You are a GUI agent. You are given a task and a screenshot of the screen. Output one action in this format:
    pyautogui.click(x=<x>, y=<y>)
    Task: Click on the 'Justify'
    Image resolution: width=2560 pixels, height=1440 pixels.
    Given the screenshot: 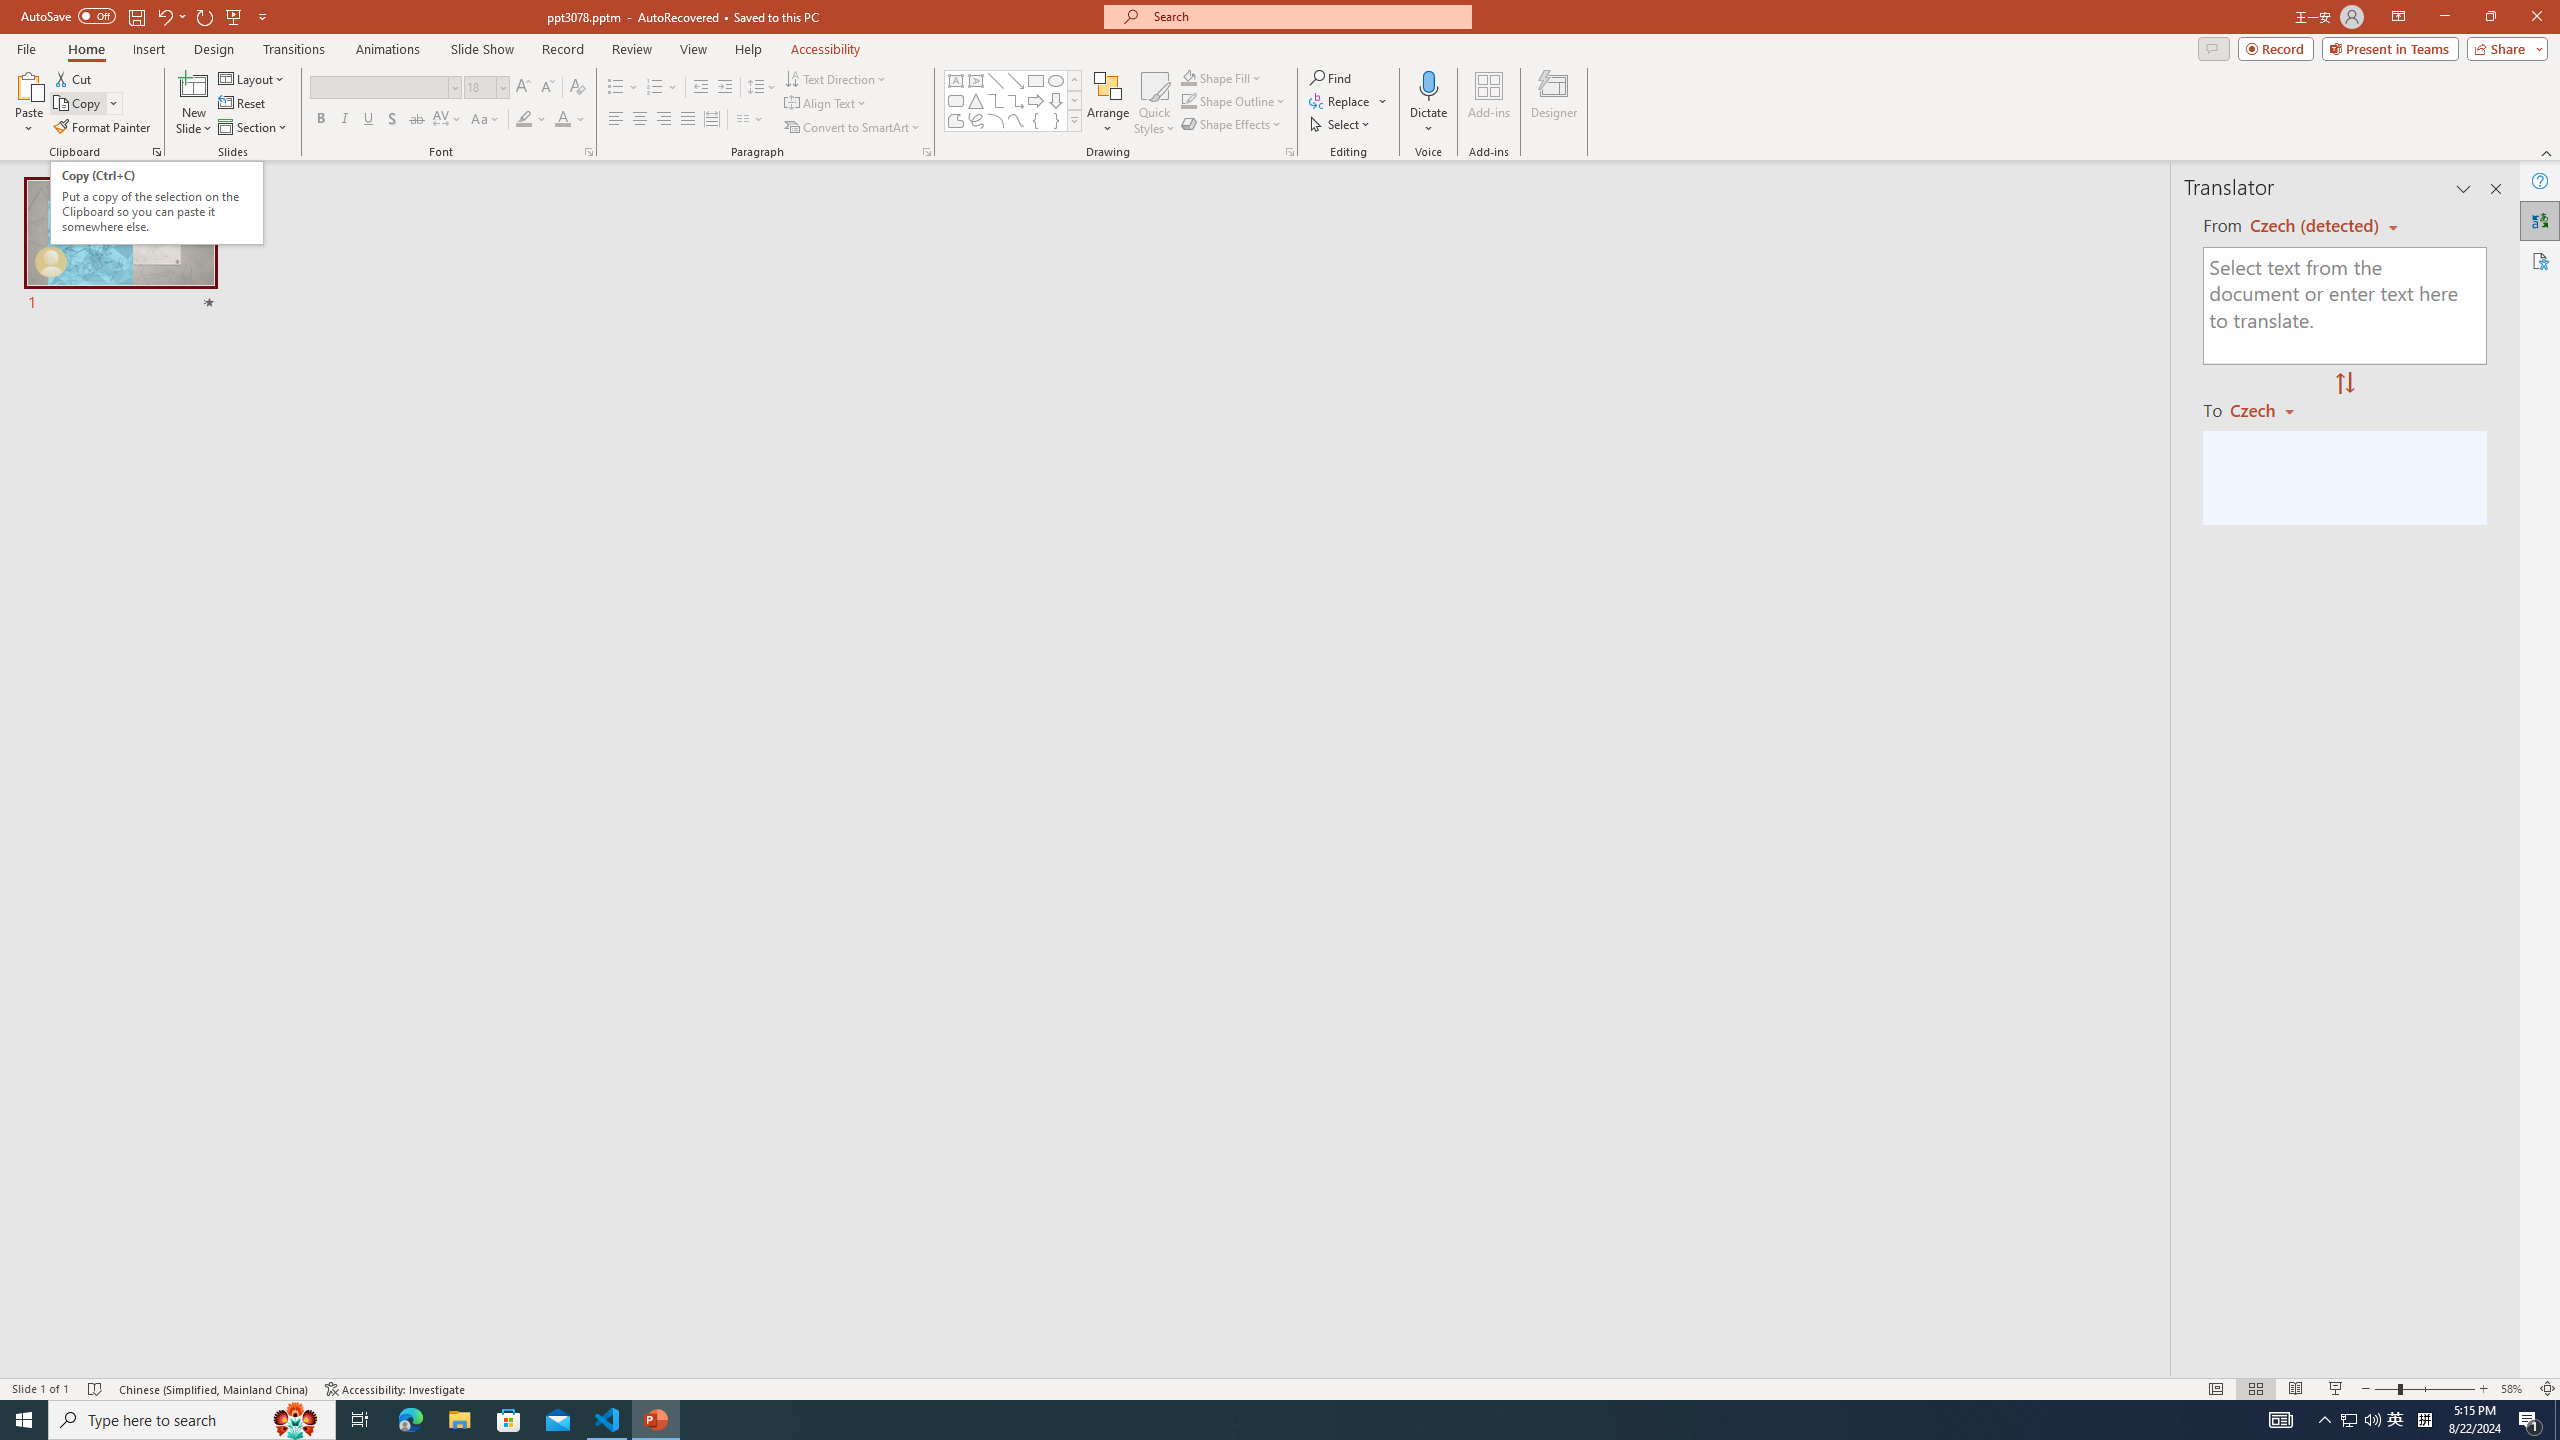 What is the action you would take?
    pyautogui.click(x=686, y=118)
    